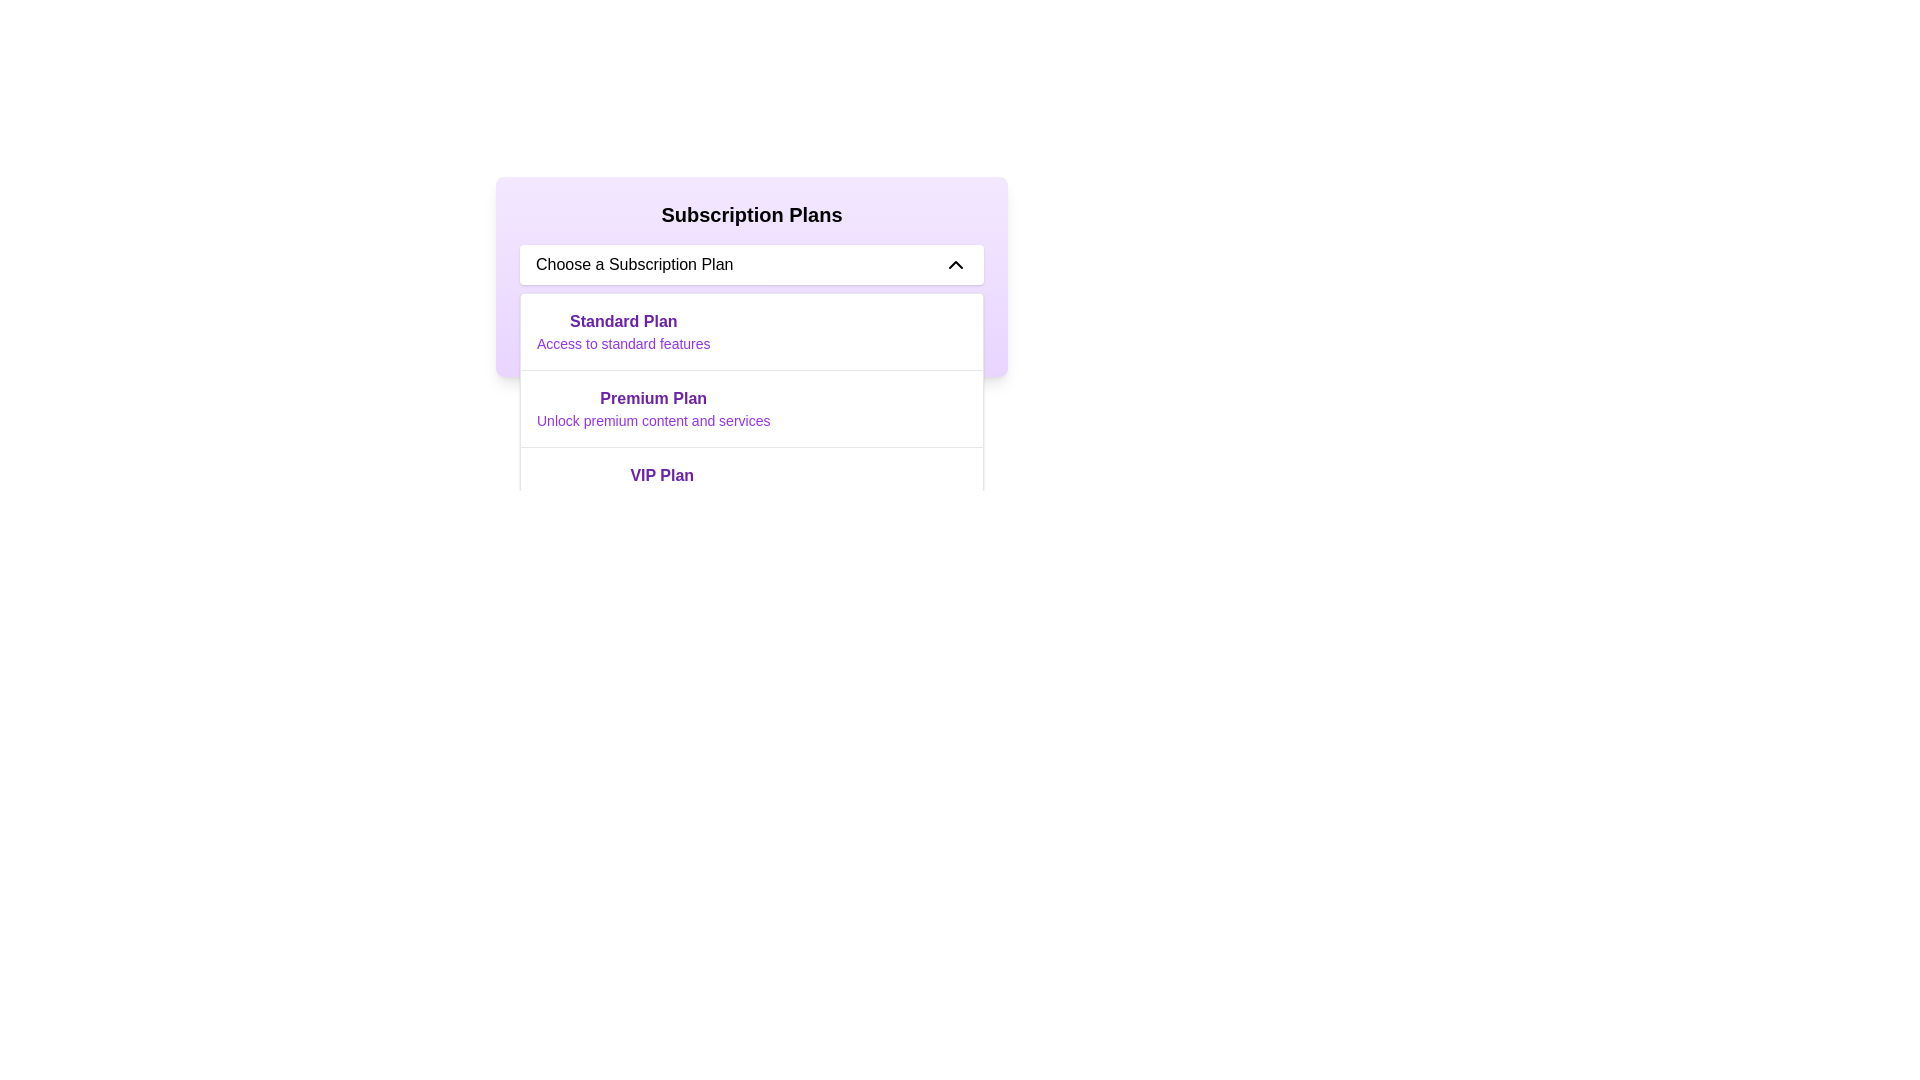  Describe the element at coordinates (653, 398) in the screenshot. I see `the text label displaying 'Premium Plan' in bold, purple-colored font, which is the second entry in the 'Subscription Plans' dropdown list` at that location.